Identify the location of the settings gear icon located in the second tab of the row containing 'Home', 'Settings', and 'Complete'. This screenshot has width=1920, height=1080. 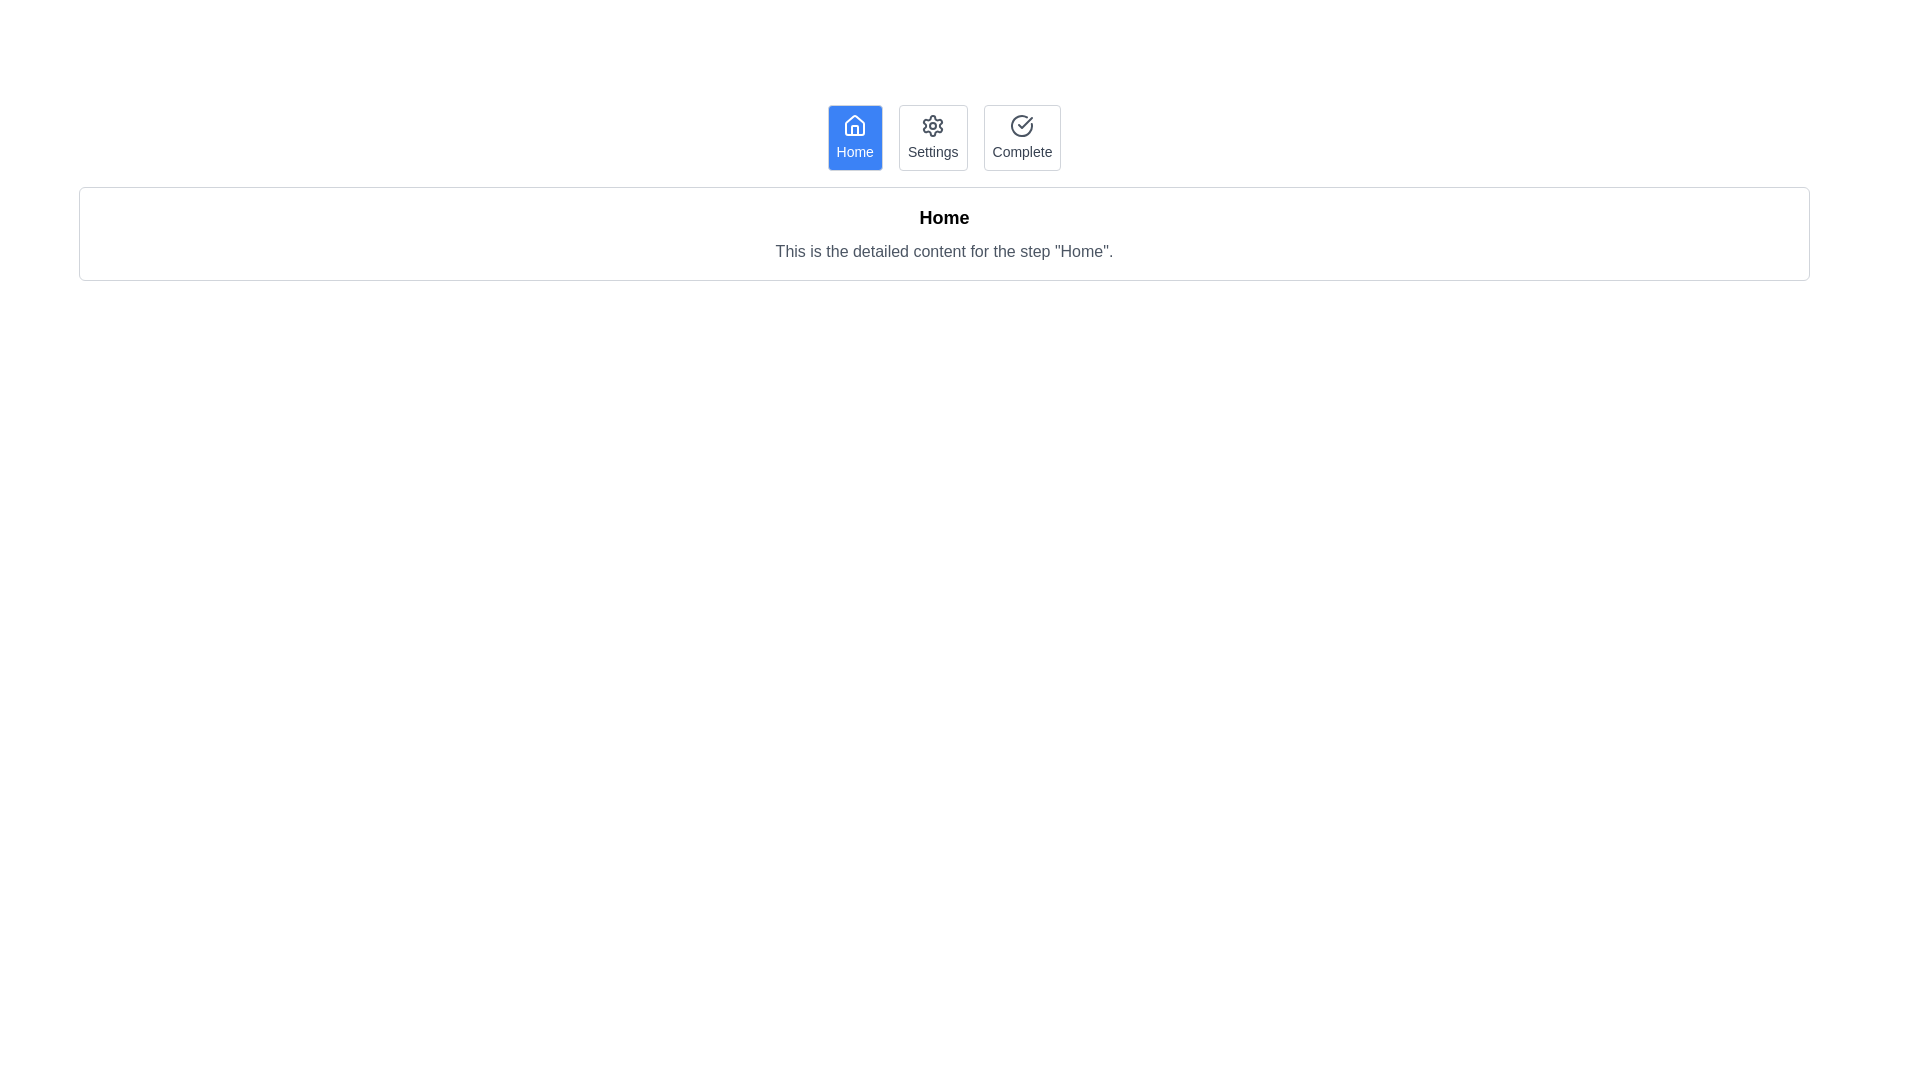
(932, 126).